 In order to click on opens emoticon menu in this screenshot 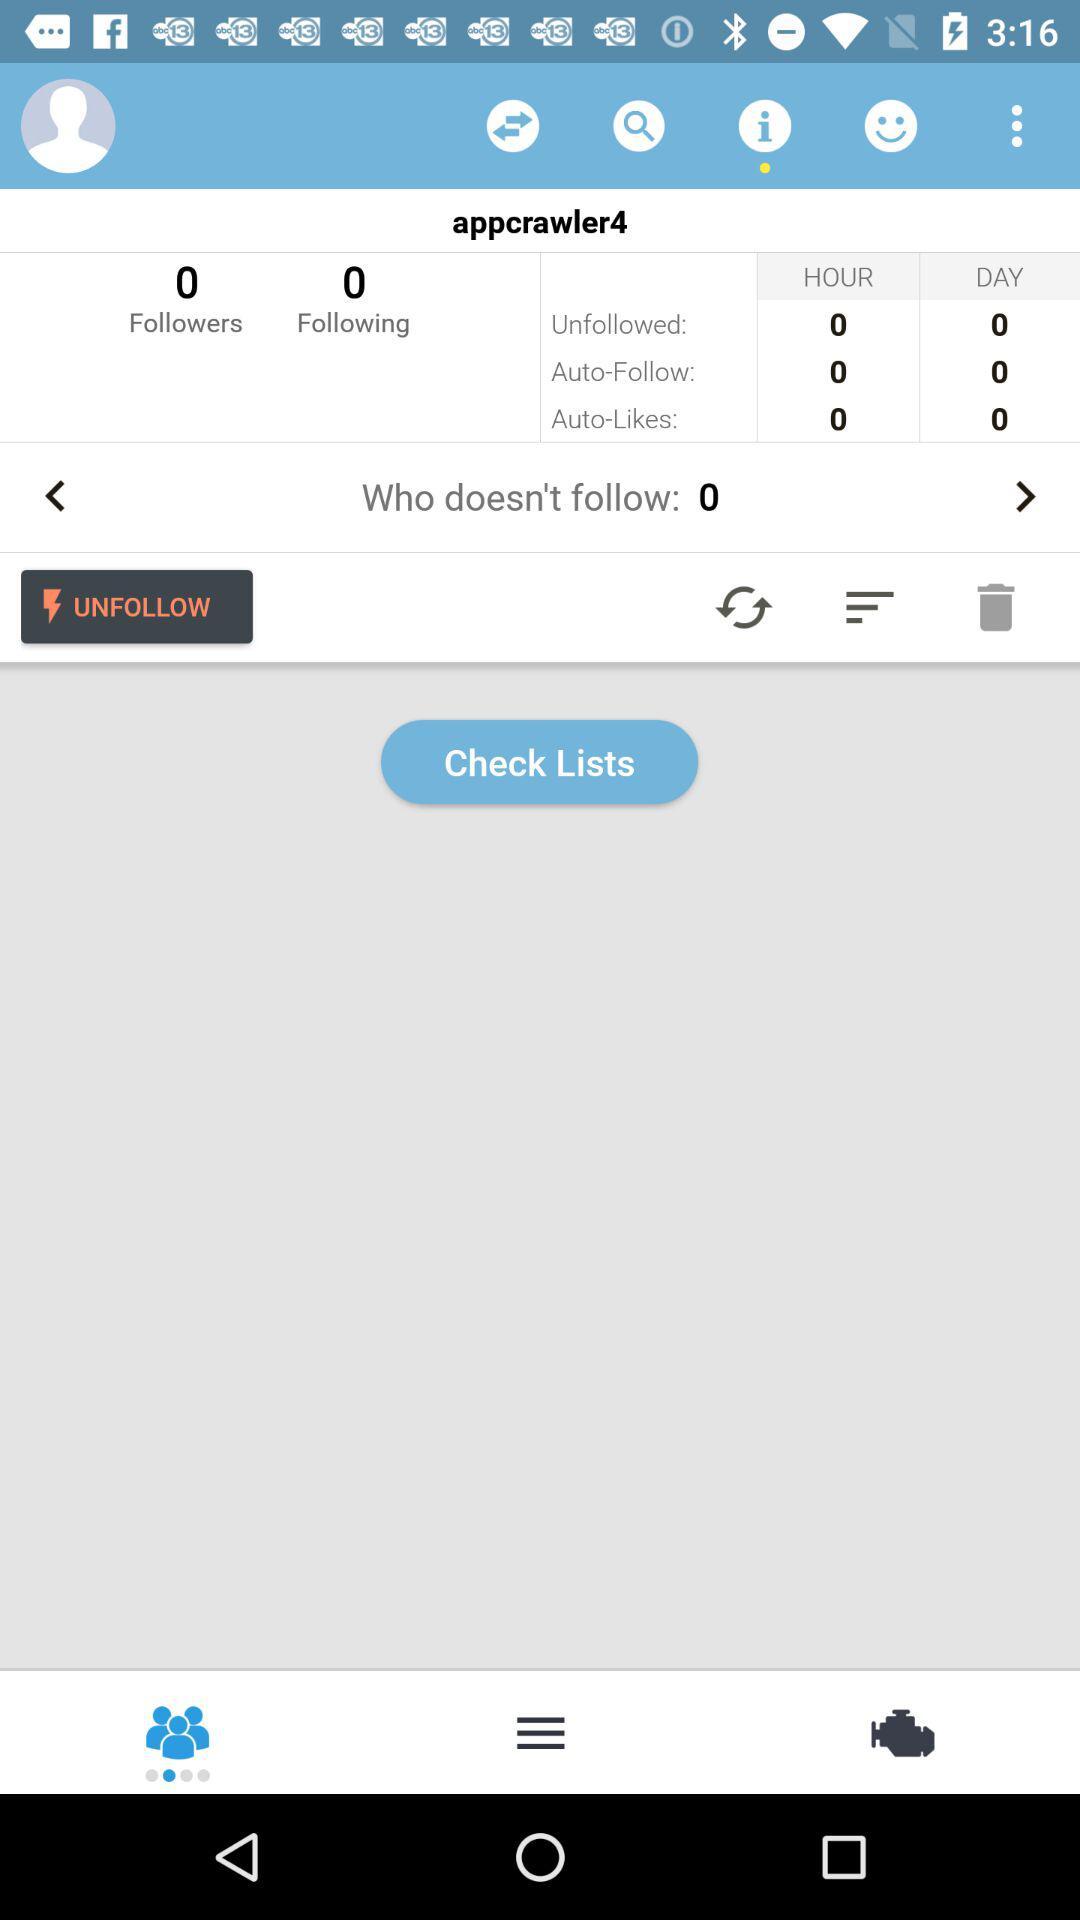, I will do `click(890, 124)`.